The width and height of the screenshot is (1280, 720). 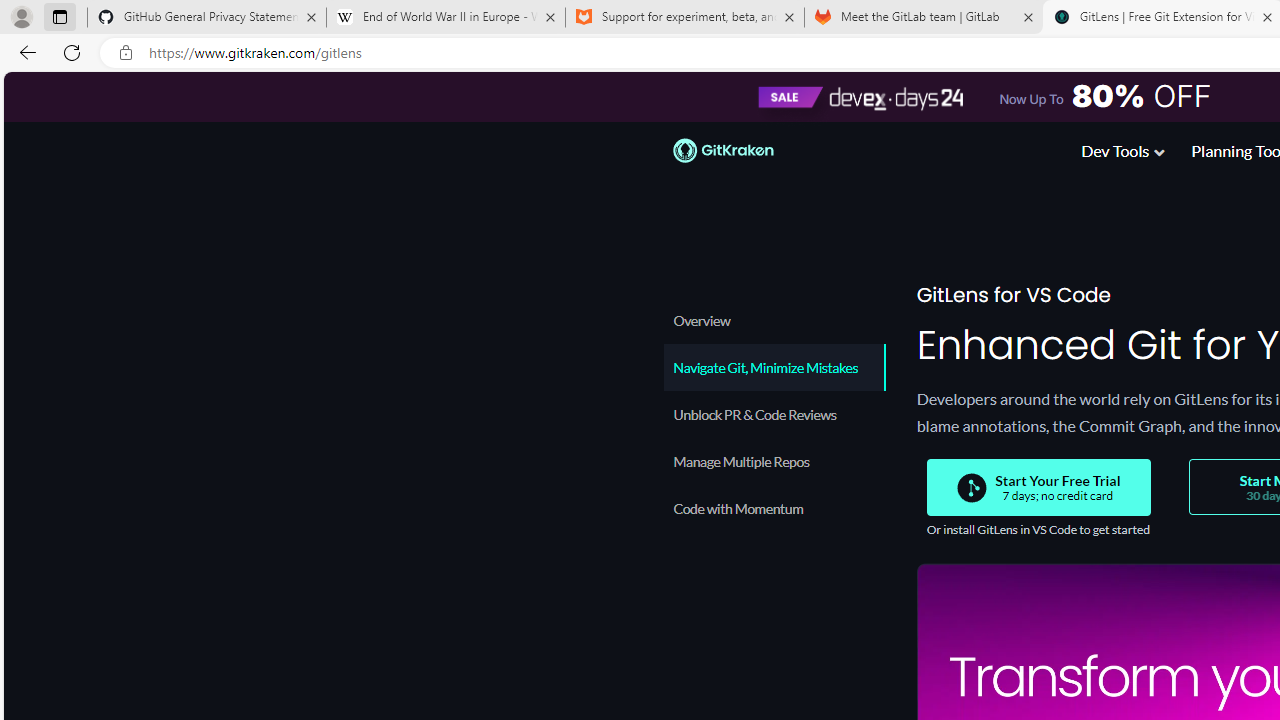 What do you see at coordinates (773, 461) in the screenshot?
I see `'Manage Multiple Repos'` at bounding box center [773, 461].